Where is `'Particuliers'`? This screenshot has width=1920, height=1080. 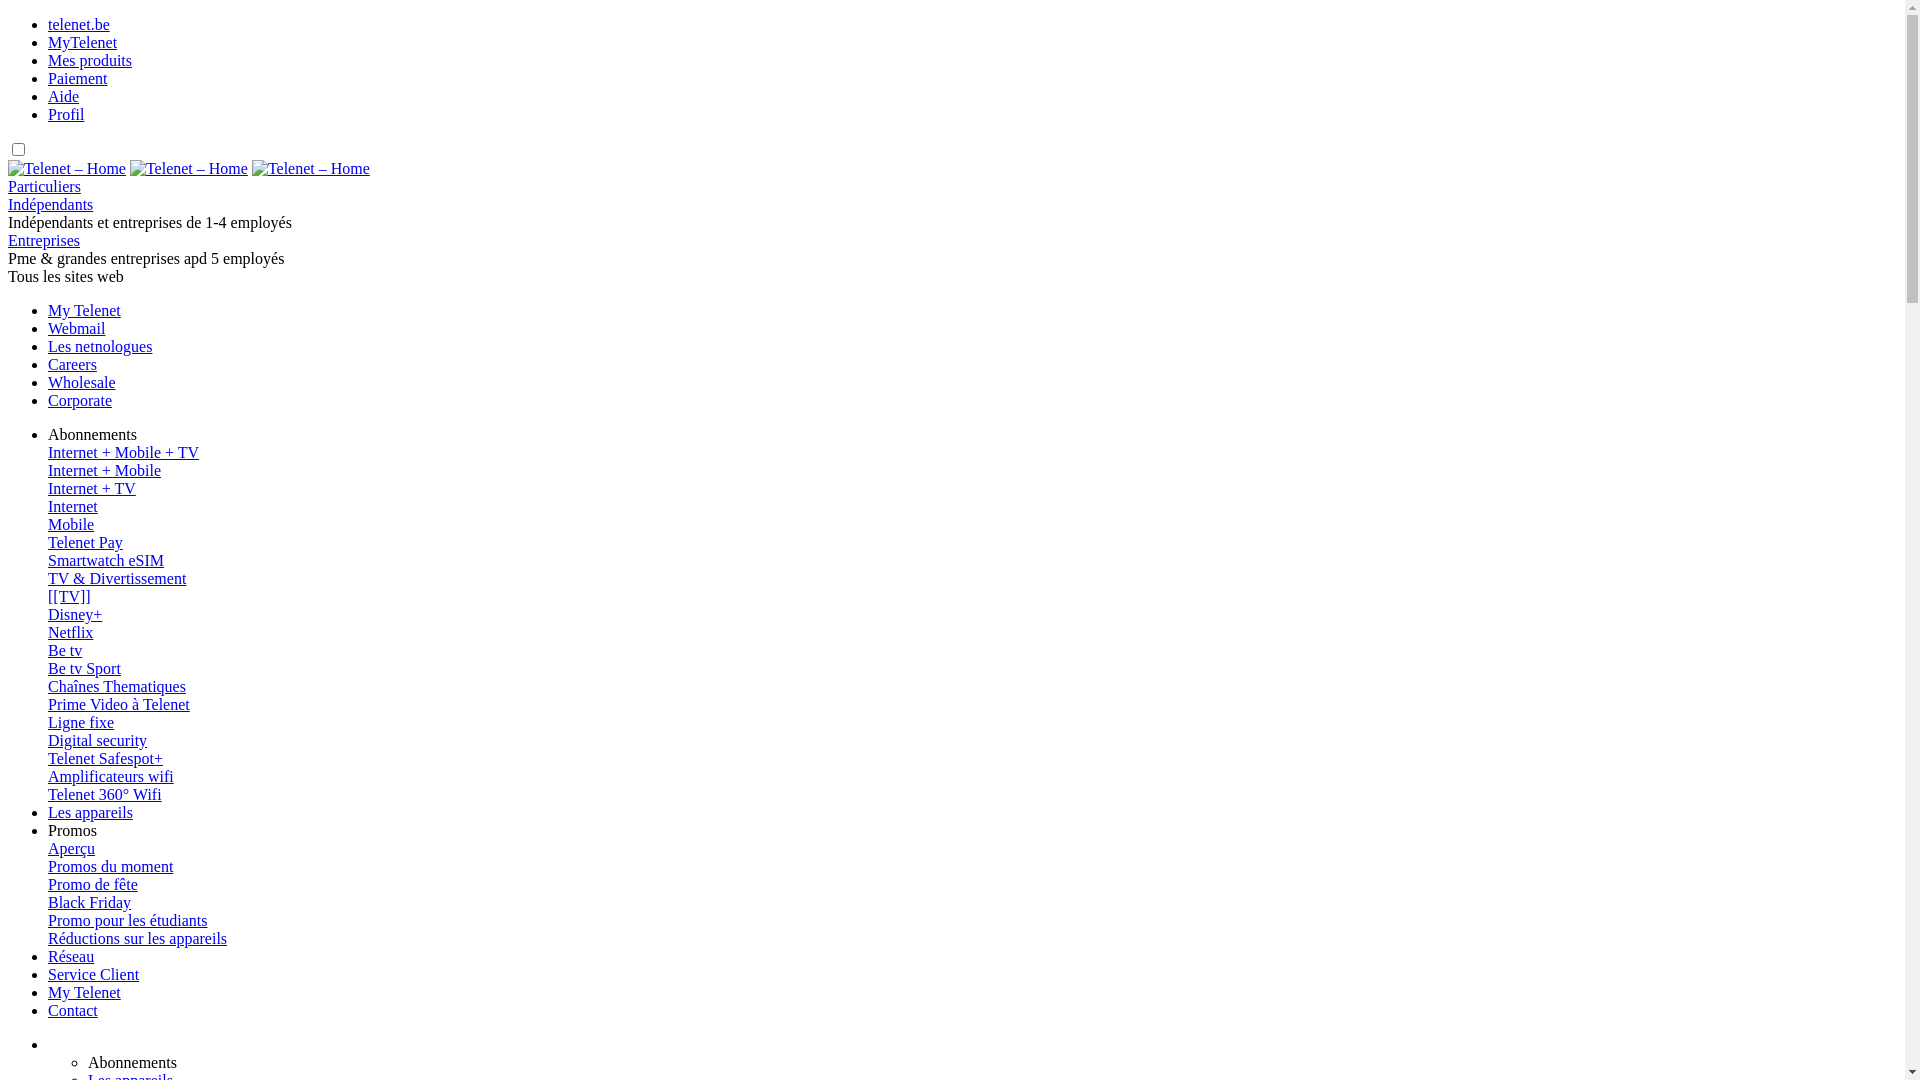 'Particuliers' is located at coordinates (44, 186).